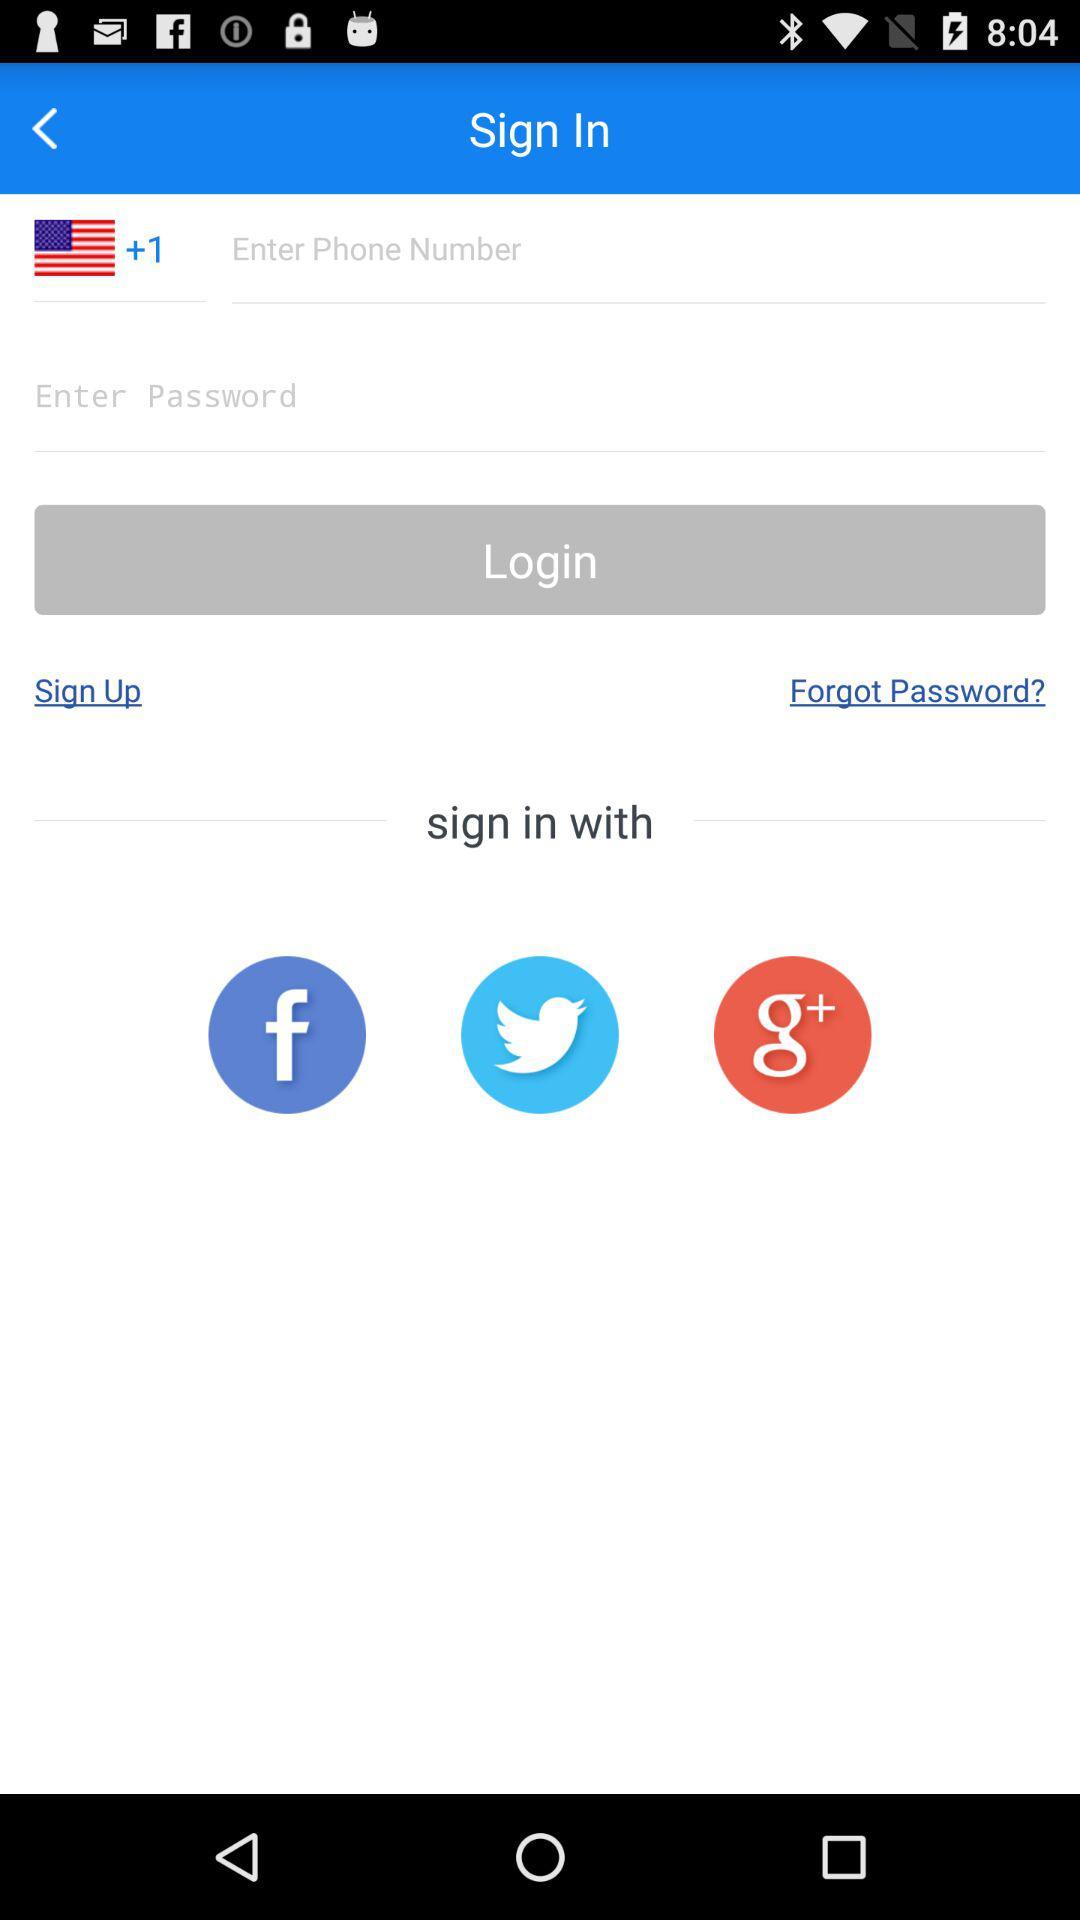  What do you see at coordinates (87, 689) in the screenshot?
I see `sign up app` at bounding box center [87, 689].